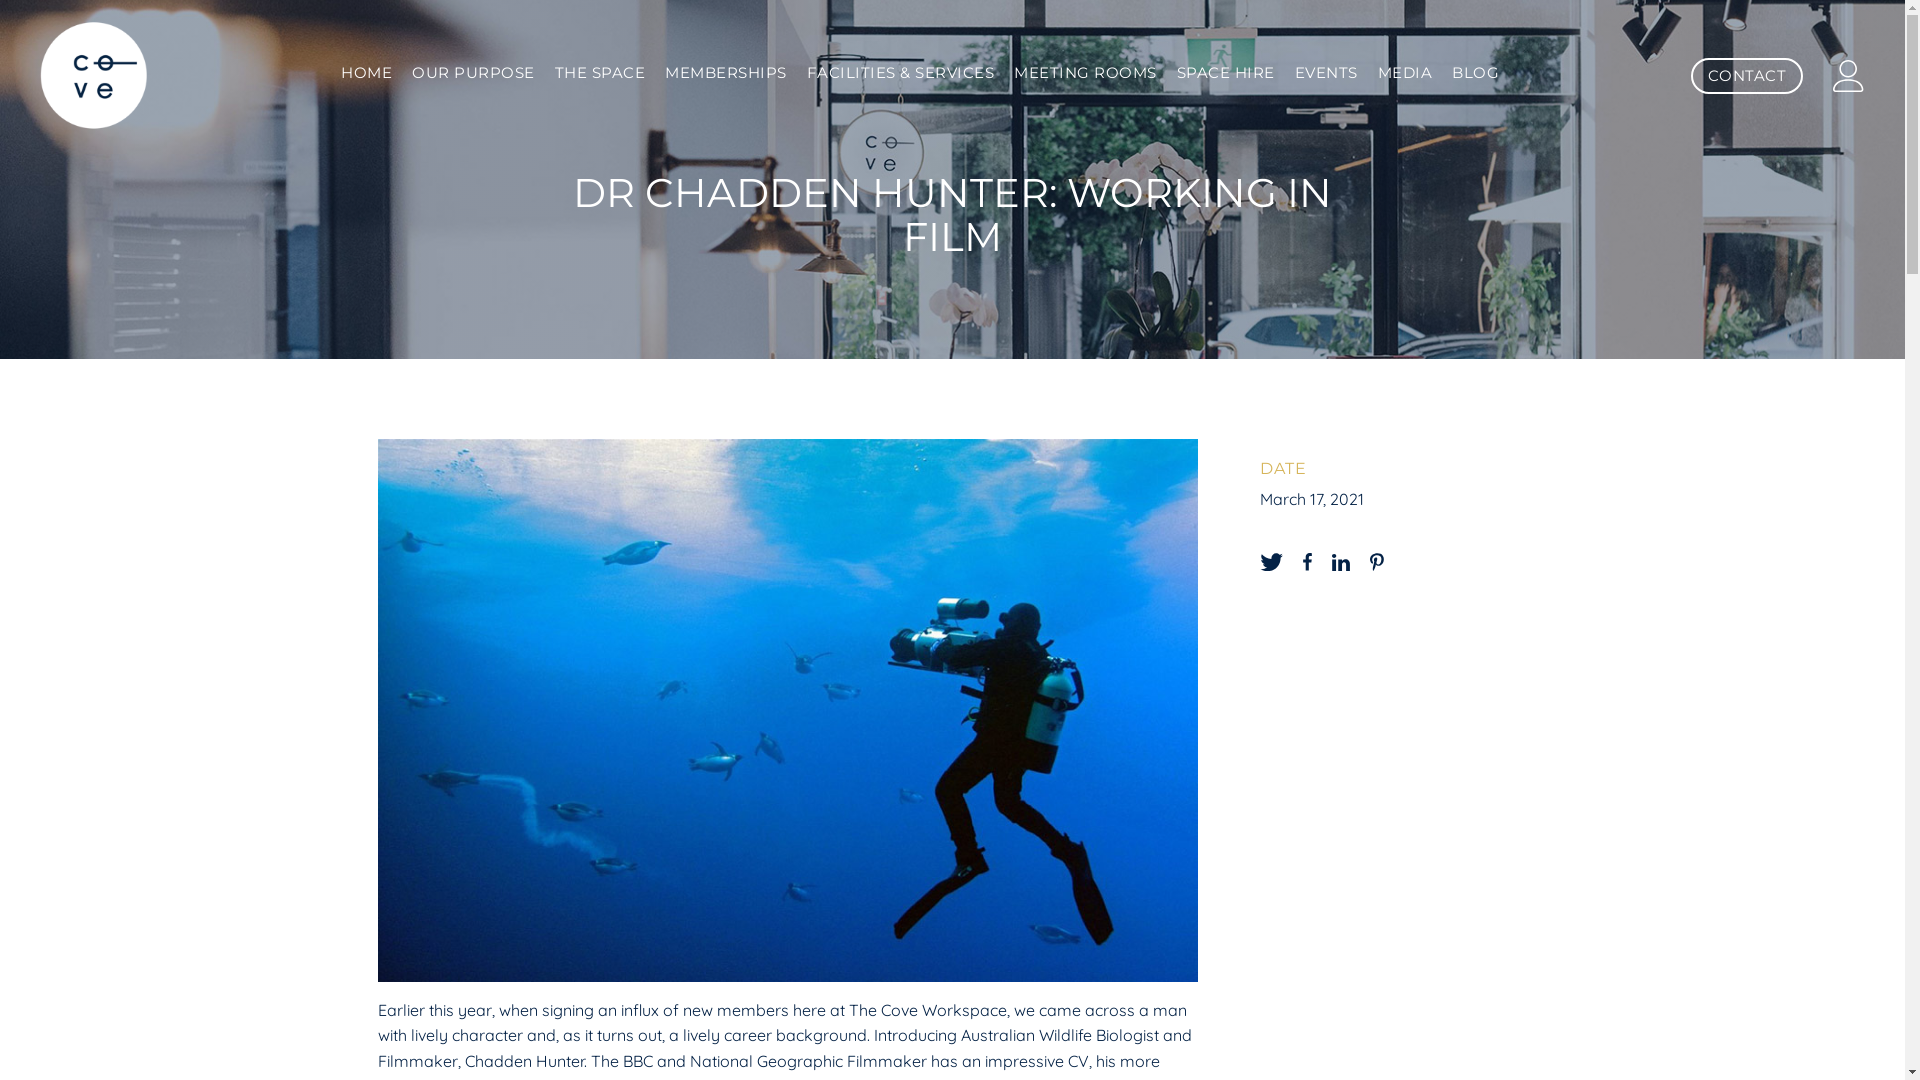 This screenshot has width=1920, height=1080. I want to click on 'OUR PURPOSE', so click(472, 72).